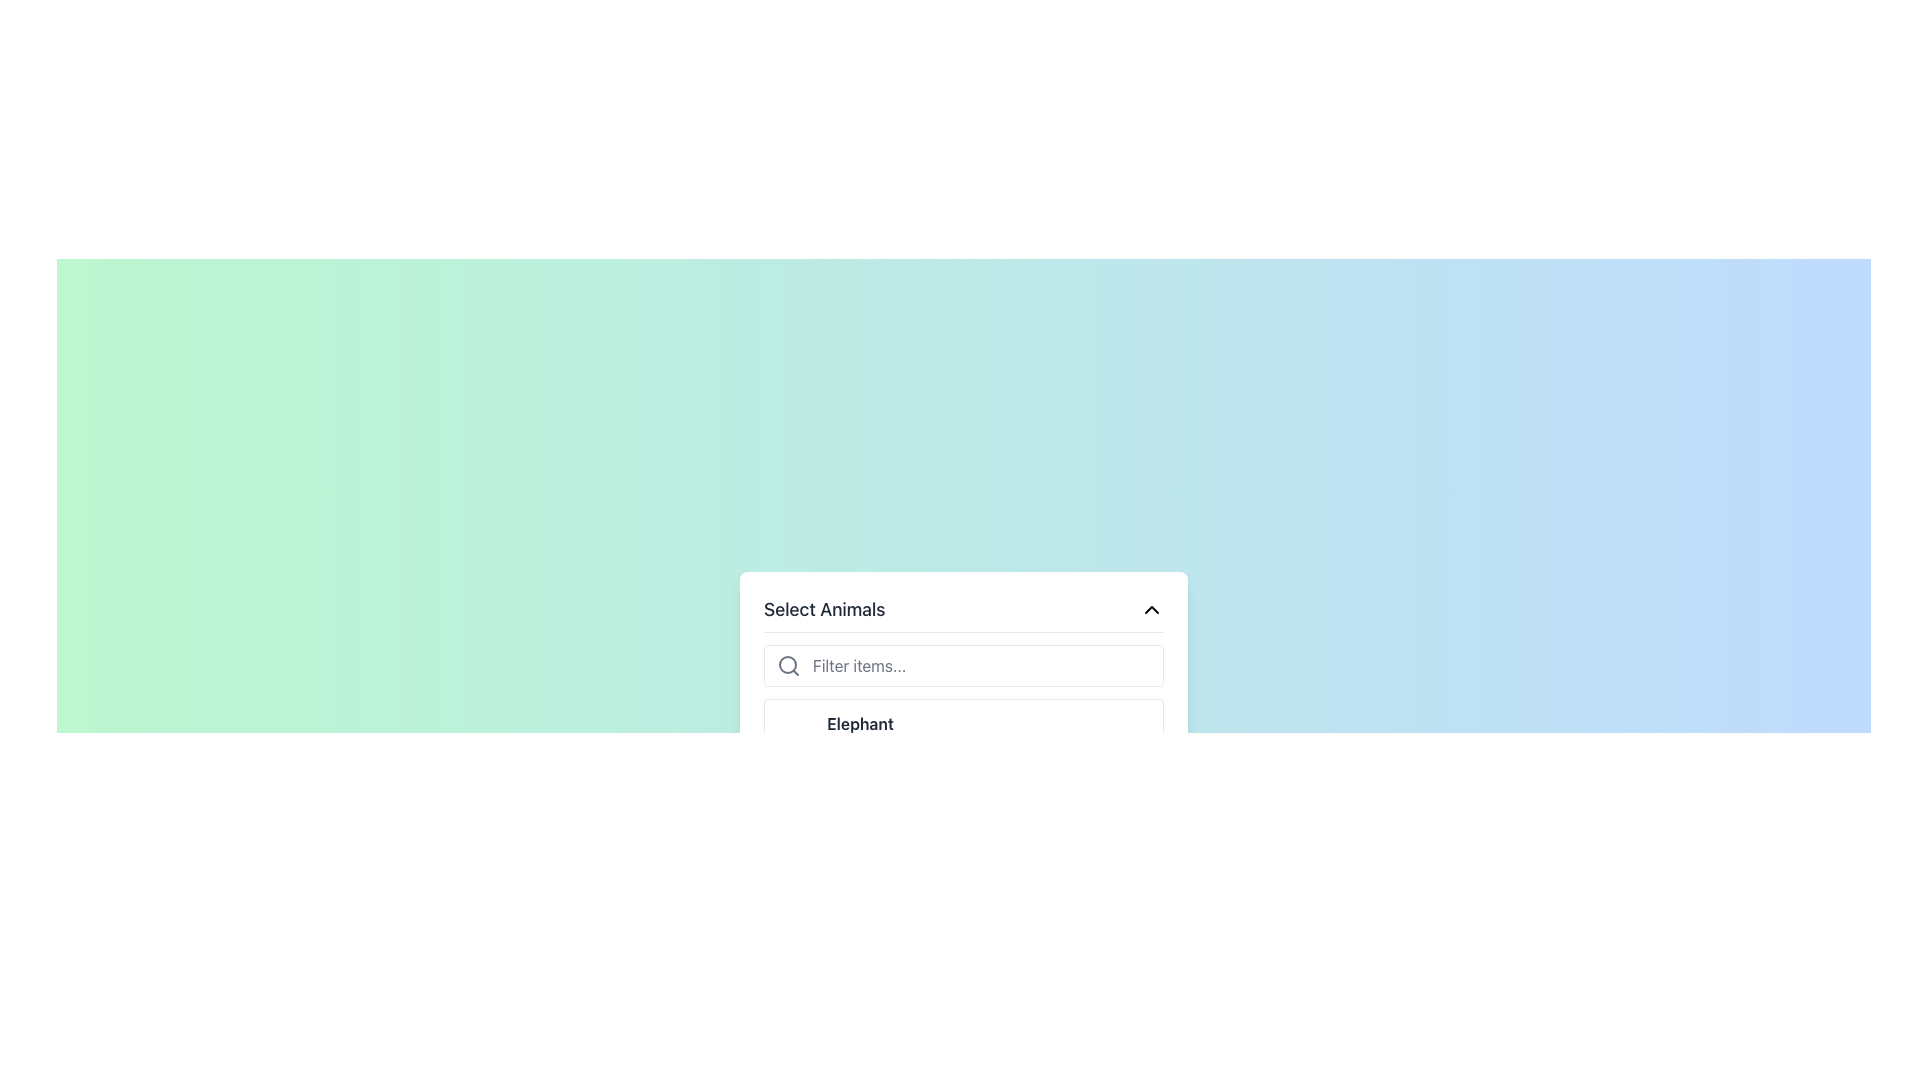  Describe the element at coordinates (1152, 608) in the screenshot. I see `the downward-pointing chevron icon located in the top-right corner of the 'Select Animals' dropdown header` at that location.